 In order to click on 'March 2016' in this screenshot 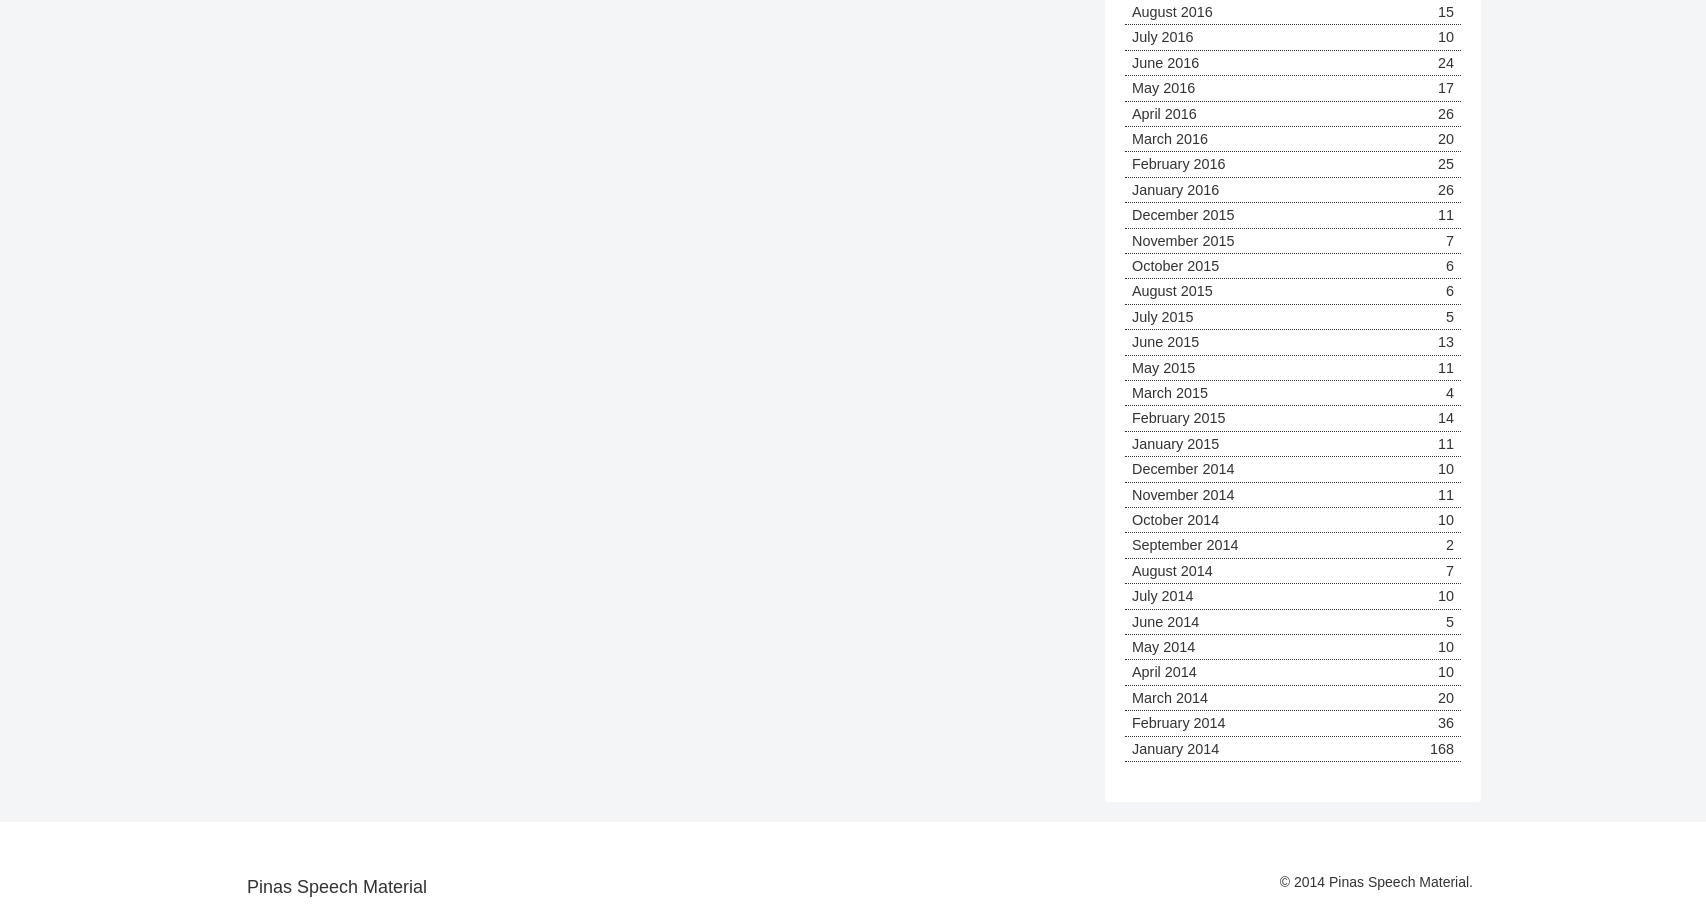, I will do `click(1169, 137)`.